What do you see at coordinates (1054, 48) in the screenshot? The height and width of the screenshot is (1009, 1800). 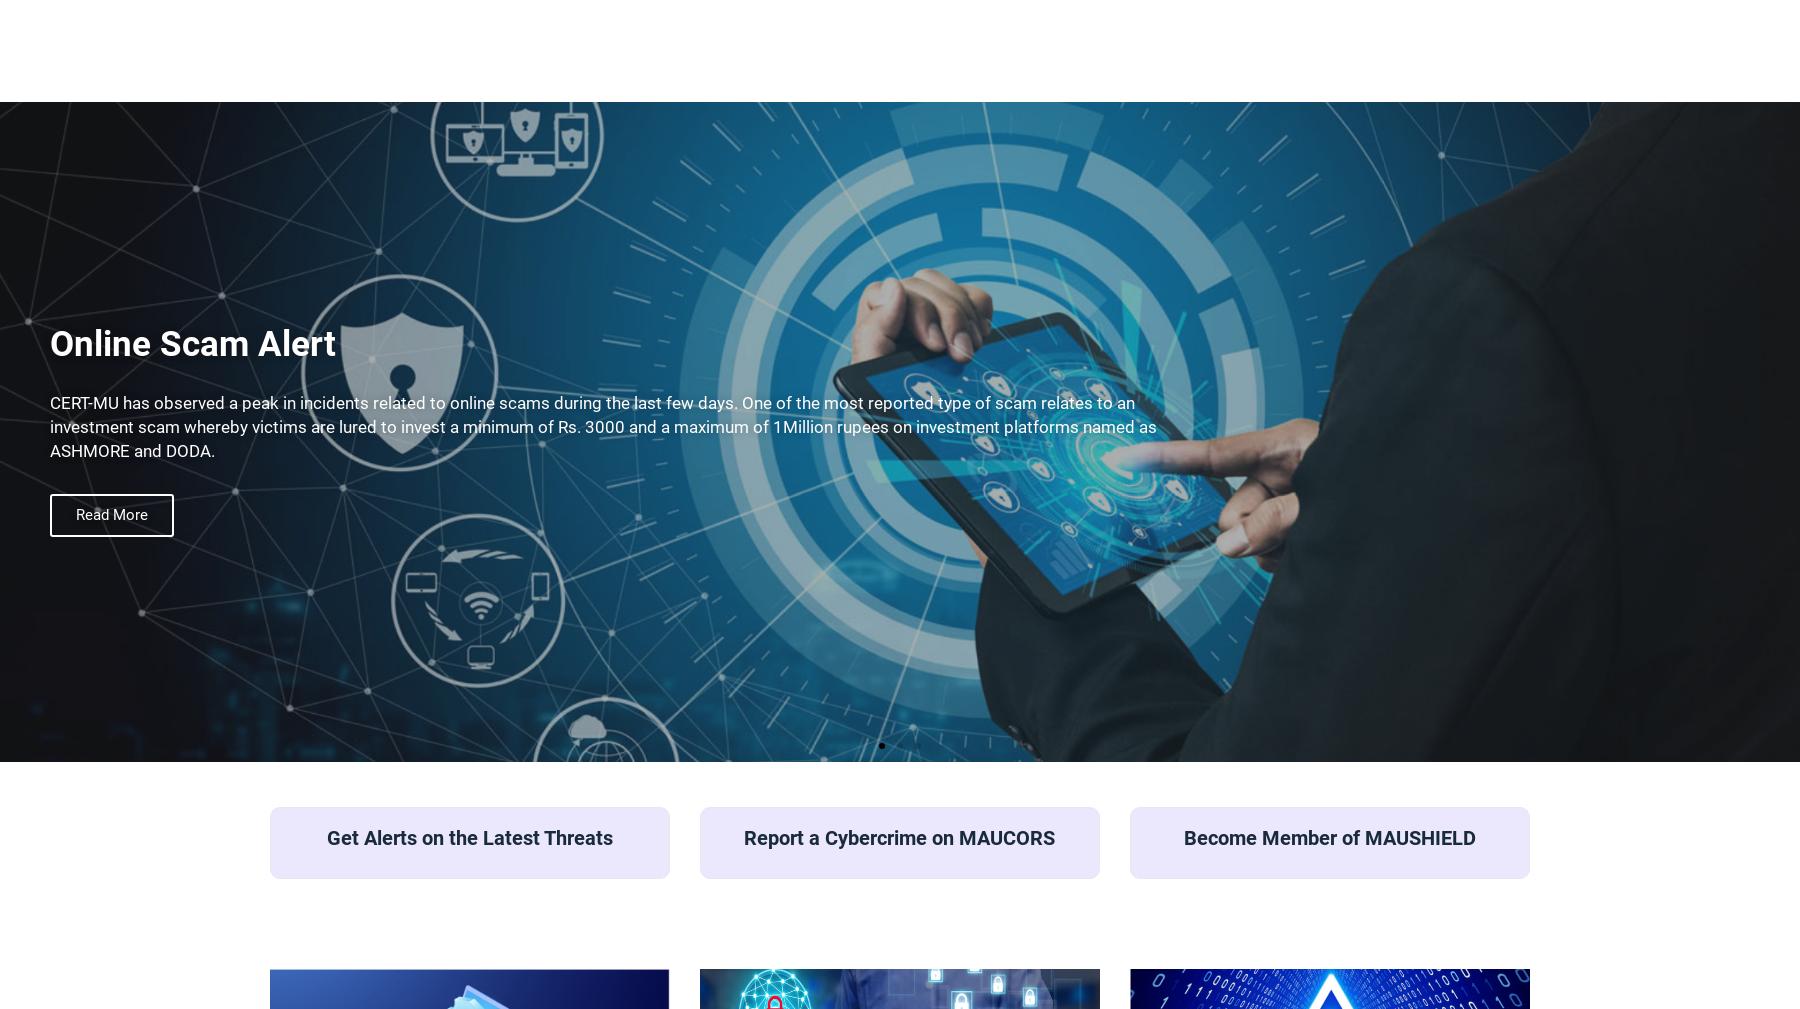 I see `'About Us'` at bounding box center [1054, 48].